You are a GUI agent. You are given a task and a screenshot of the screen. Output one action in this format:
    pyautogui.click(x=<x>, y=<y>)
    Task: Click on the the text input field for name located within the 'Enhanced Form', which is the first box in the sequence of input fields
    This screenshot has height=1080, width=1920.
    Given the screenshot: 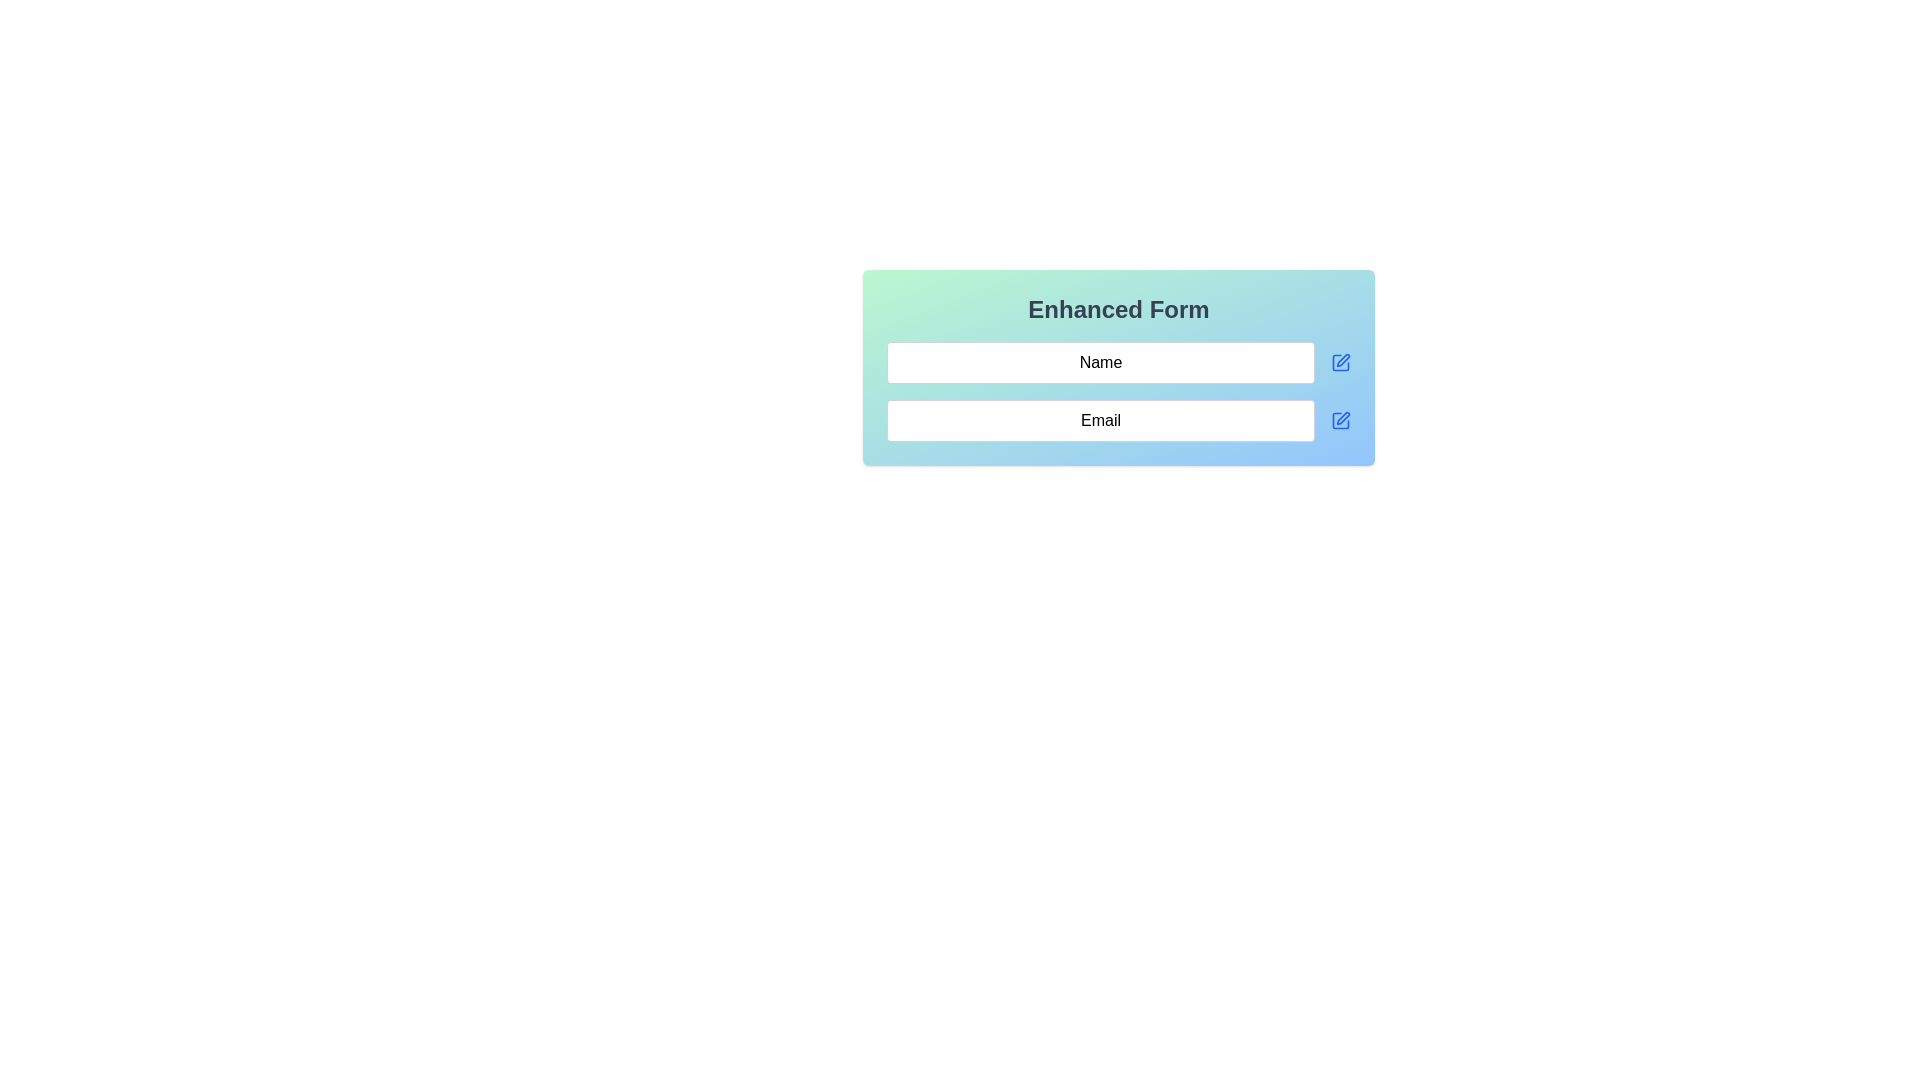 What is the action you would take?
    pyautogui.click(x=1099, y=362)
    